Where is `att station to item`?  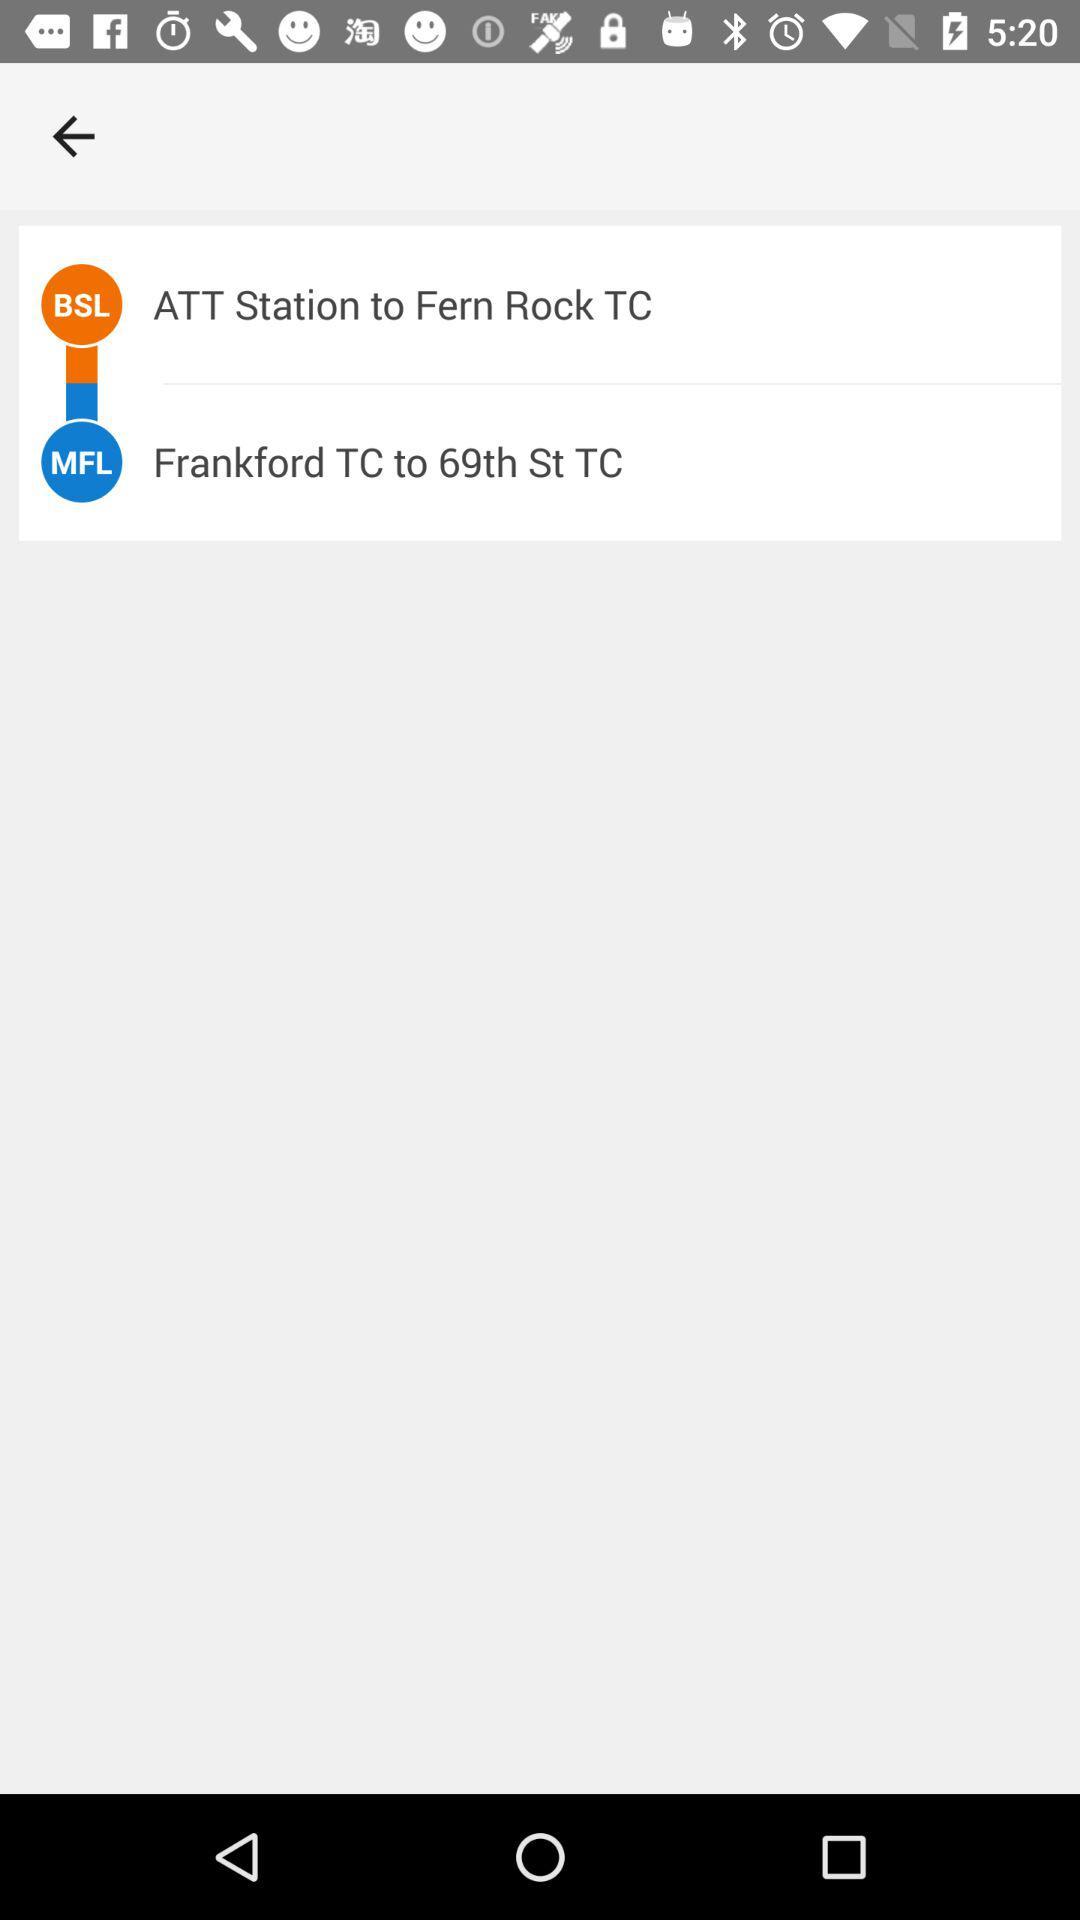
att station to item is located at coordinates (606, 303).